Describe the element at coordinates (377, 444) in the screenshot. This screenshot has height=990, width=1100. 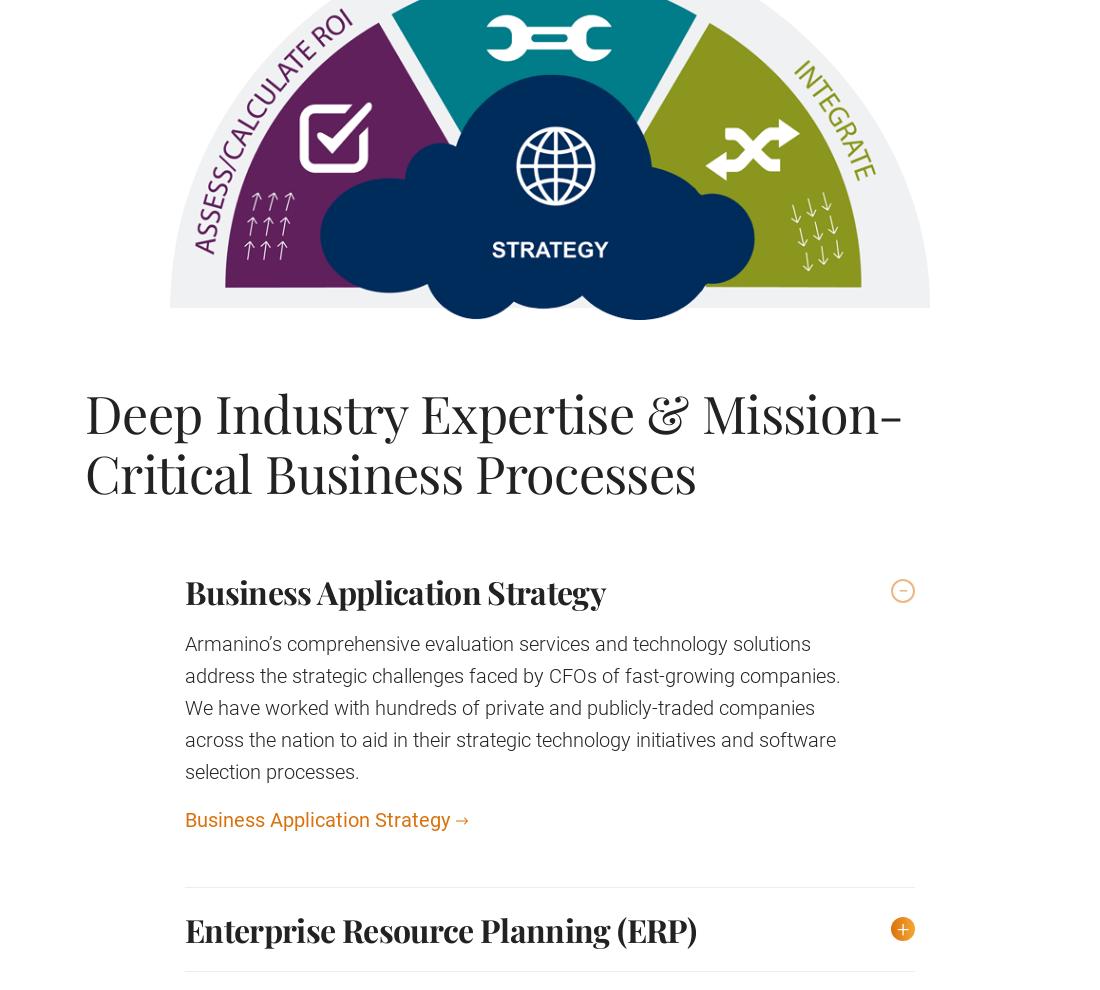
I see `'and become a part of our unique culture.'` at that location.